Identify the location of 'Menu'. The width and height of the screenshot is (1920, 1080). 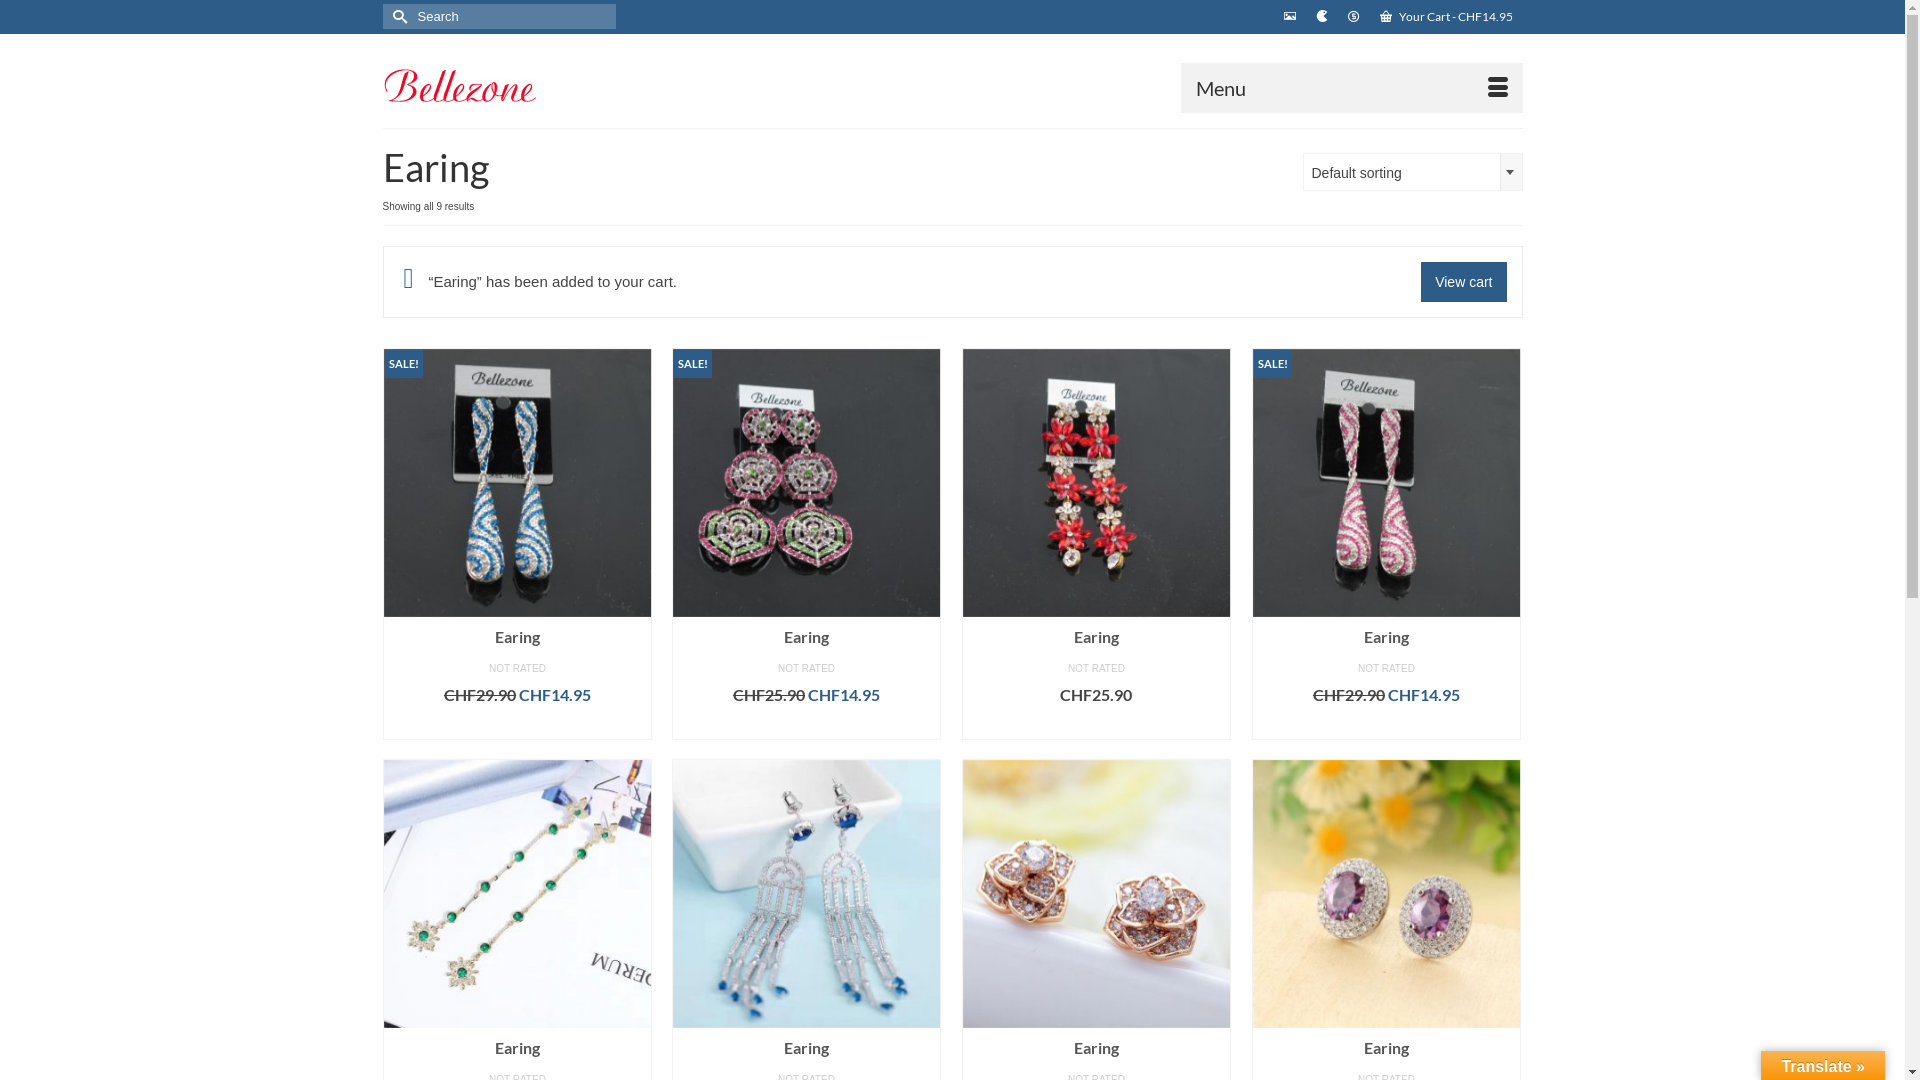
(1350, 87).